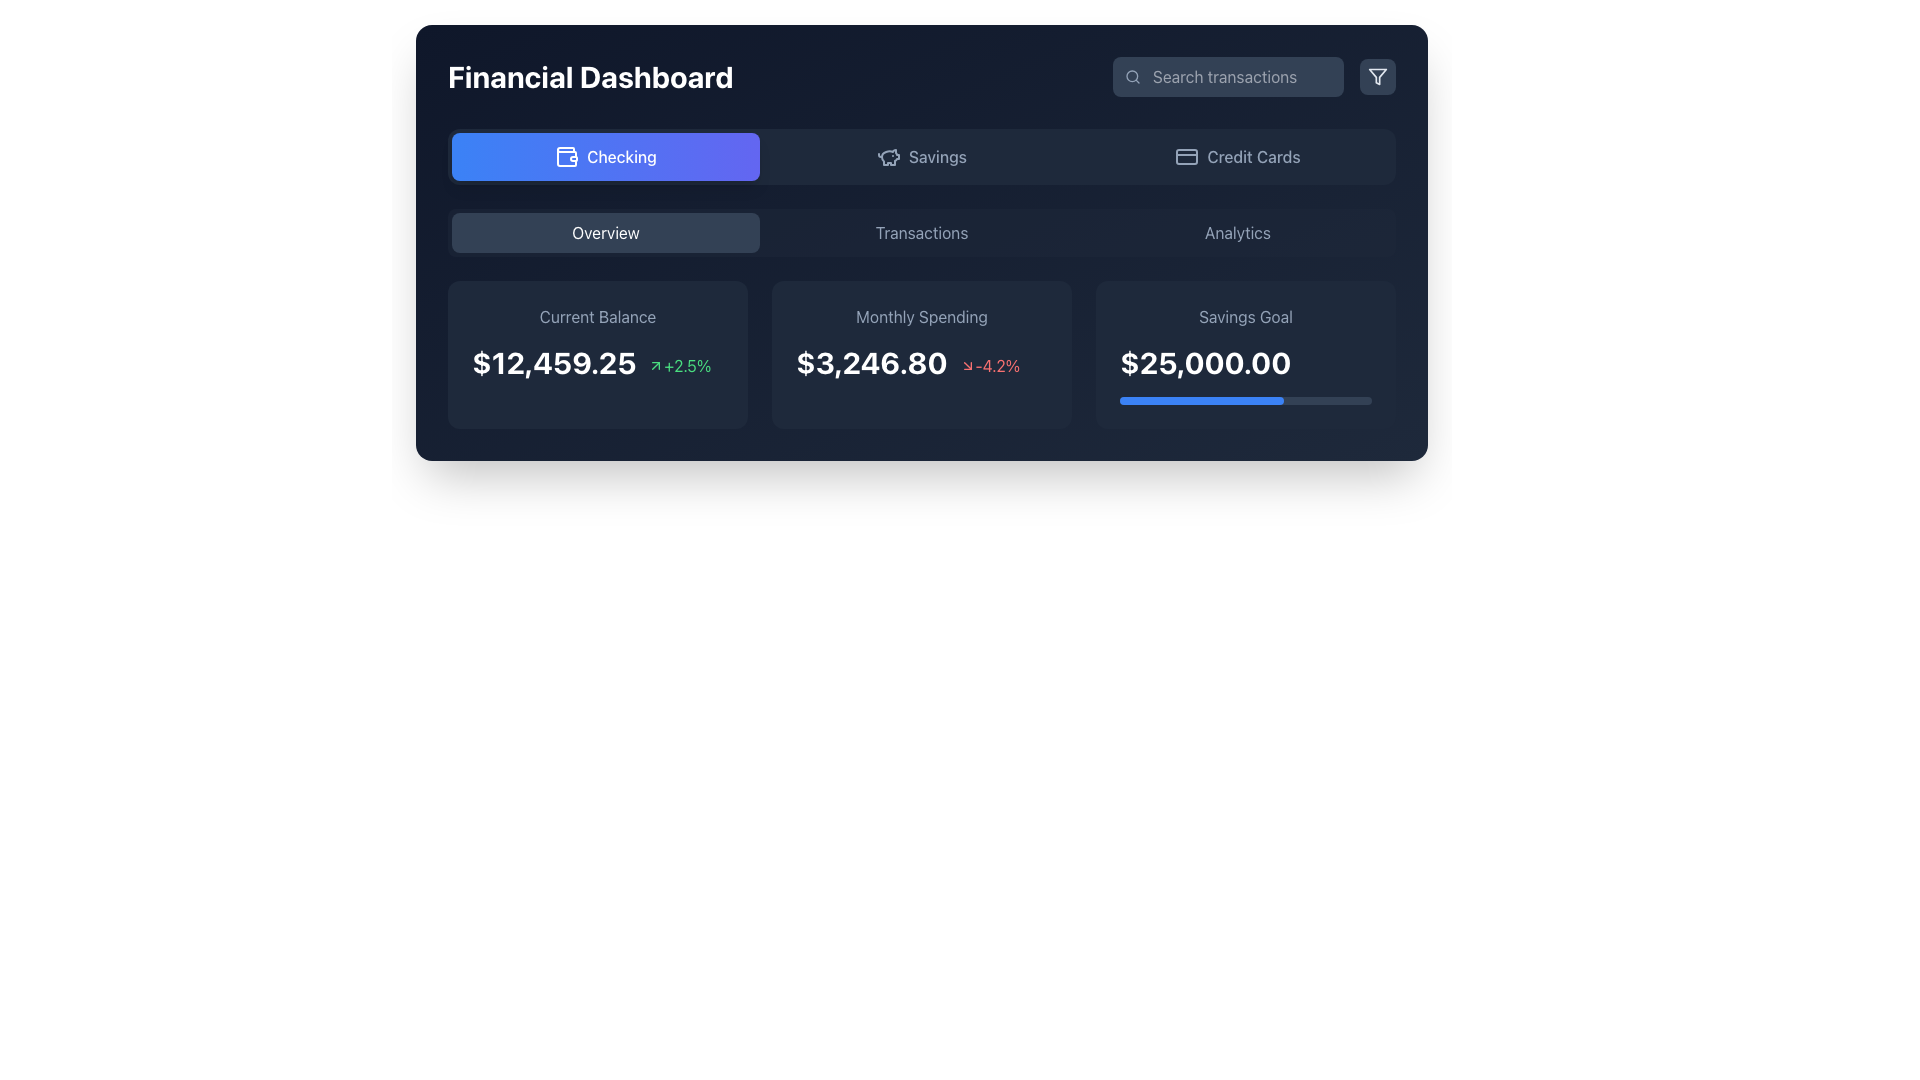 The width and height of the screenshot is (1920, 1080). What do you see at coordinates (920, 353) in the screenshot?
I see `the middle text block displaying 'Monthly Spending'` at bounding box center [920, 353].